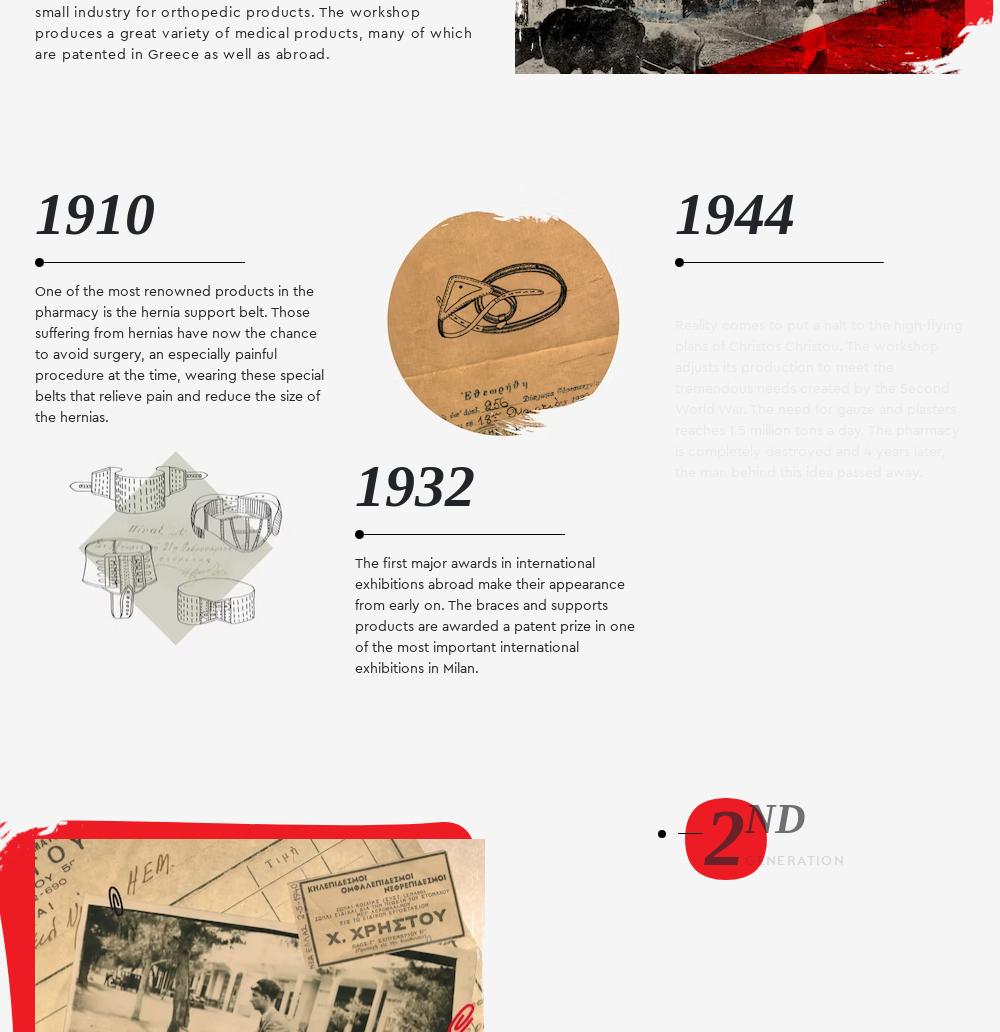 Image resolution: width=1000 pixels, height=1032 pixels. What do you see at coordinates (795, 859) in the screenshot?
I see `'Generation'` at bounding box center [795, 859].